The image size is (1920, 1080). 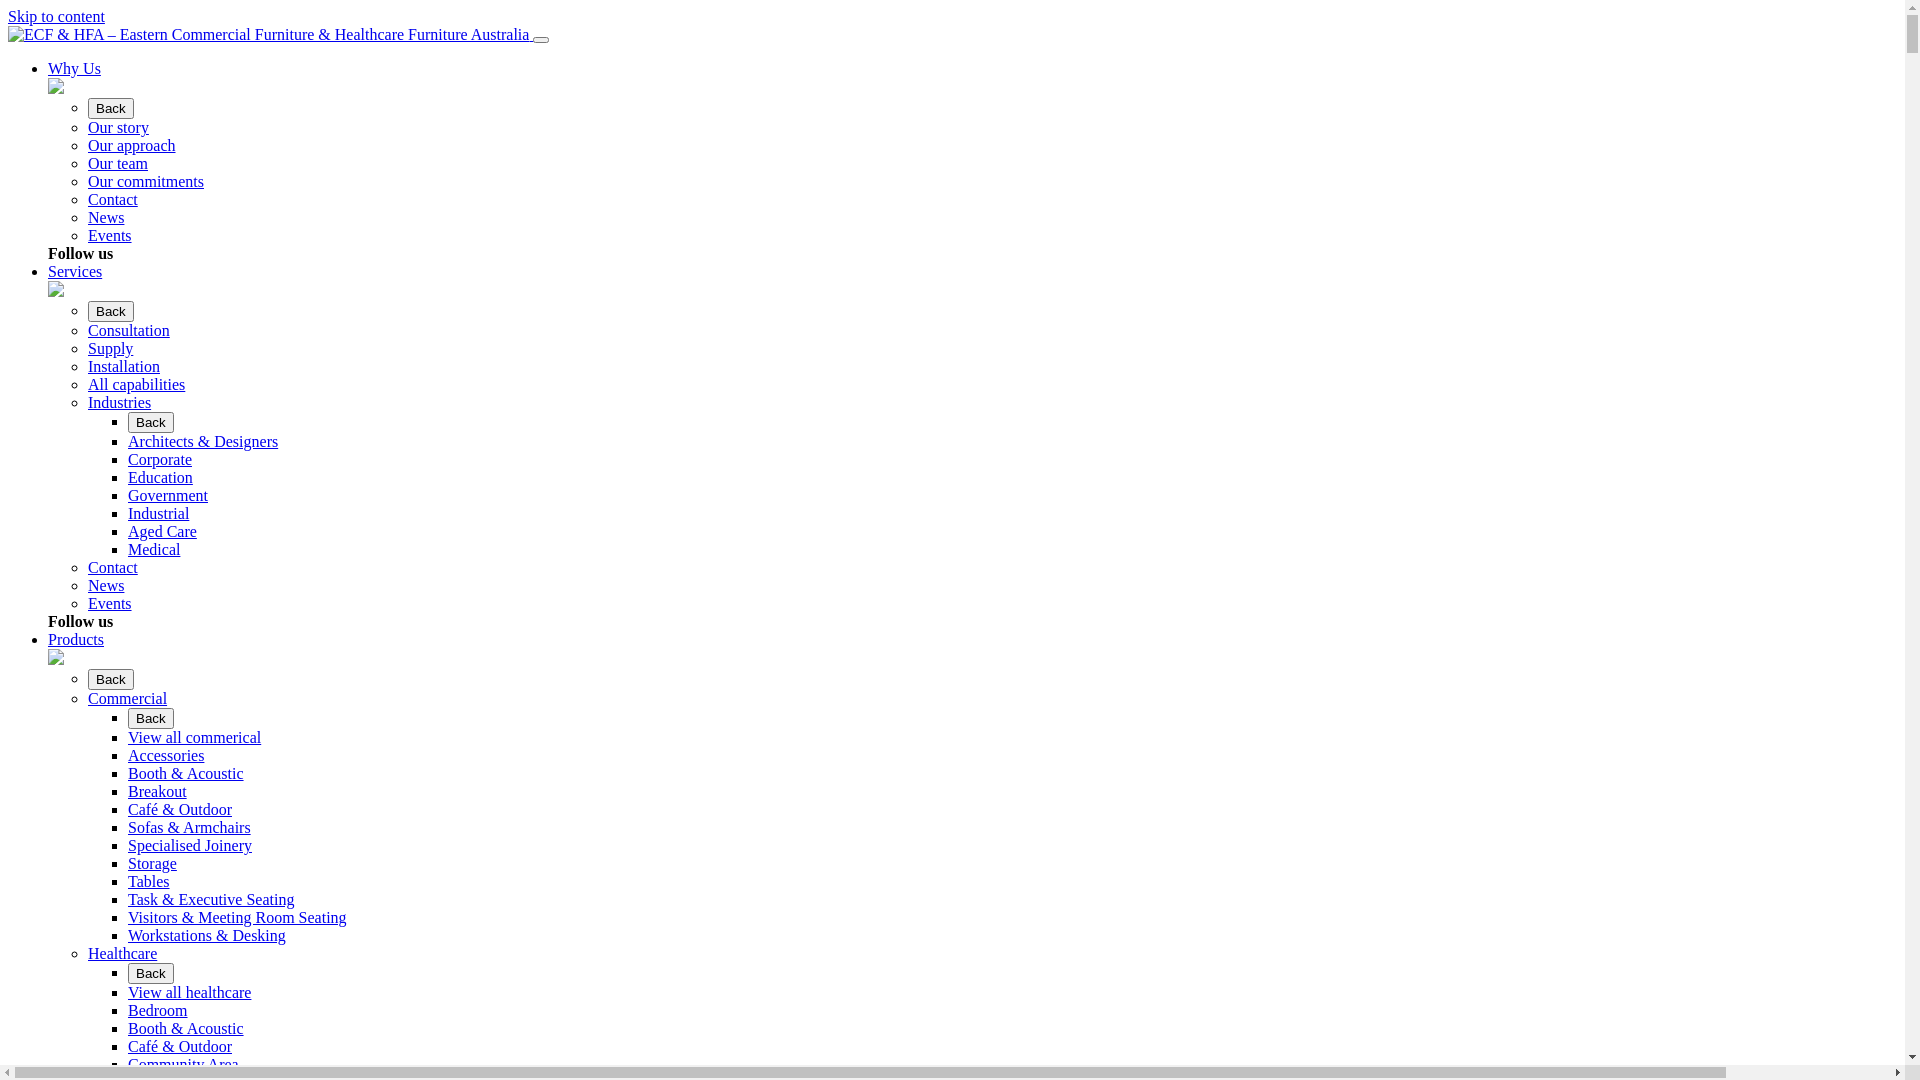 I want to click on 'View all commerical', so click(x=127, y=737).